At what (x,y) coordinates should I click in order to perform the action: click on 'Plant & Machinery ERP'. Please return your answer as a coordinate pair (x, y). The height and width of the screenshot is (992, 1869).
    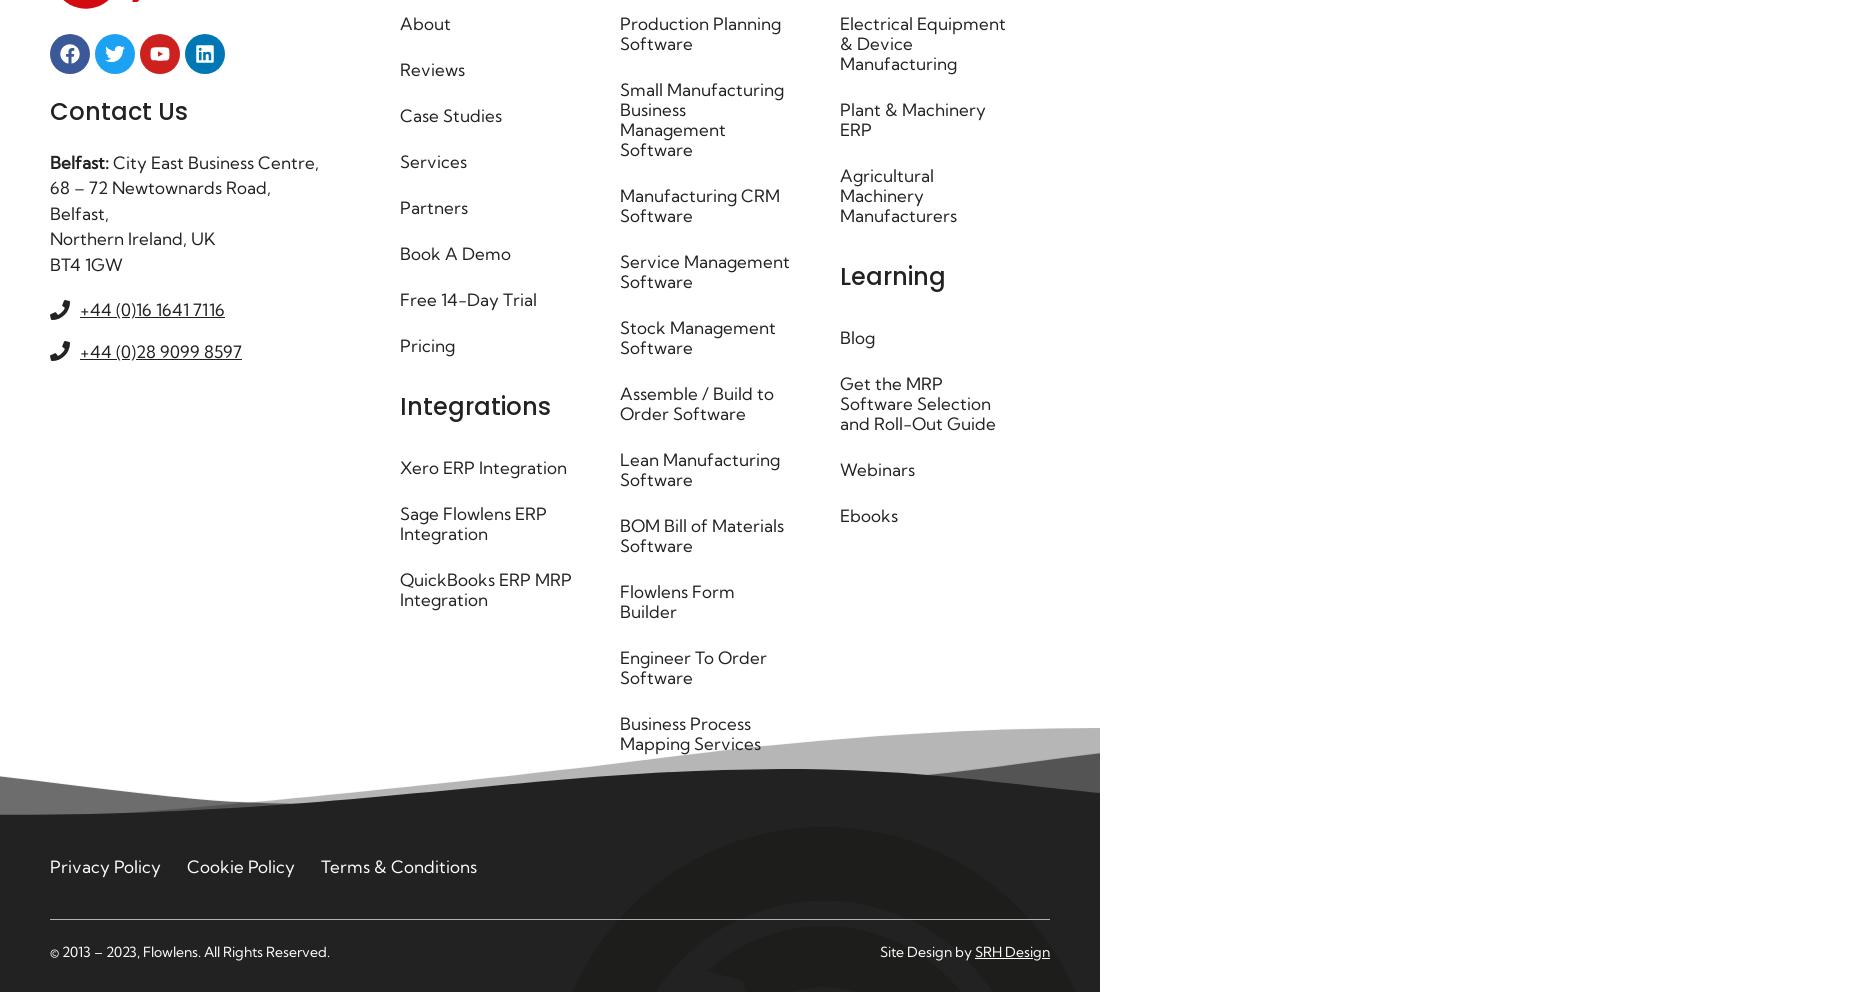
    Looking at the image, I should click on (912, 118).